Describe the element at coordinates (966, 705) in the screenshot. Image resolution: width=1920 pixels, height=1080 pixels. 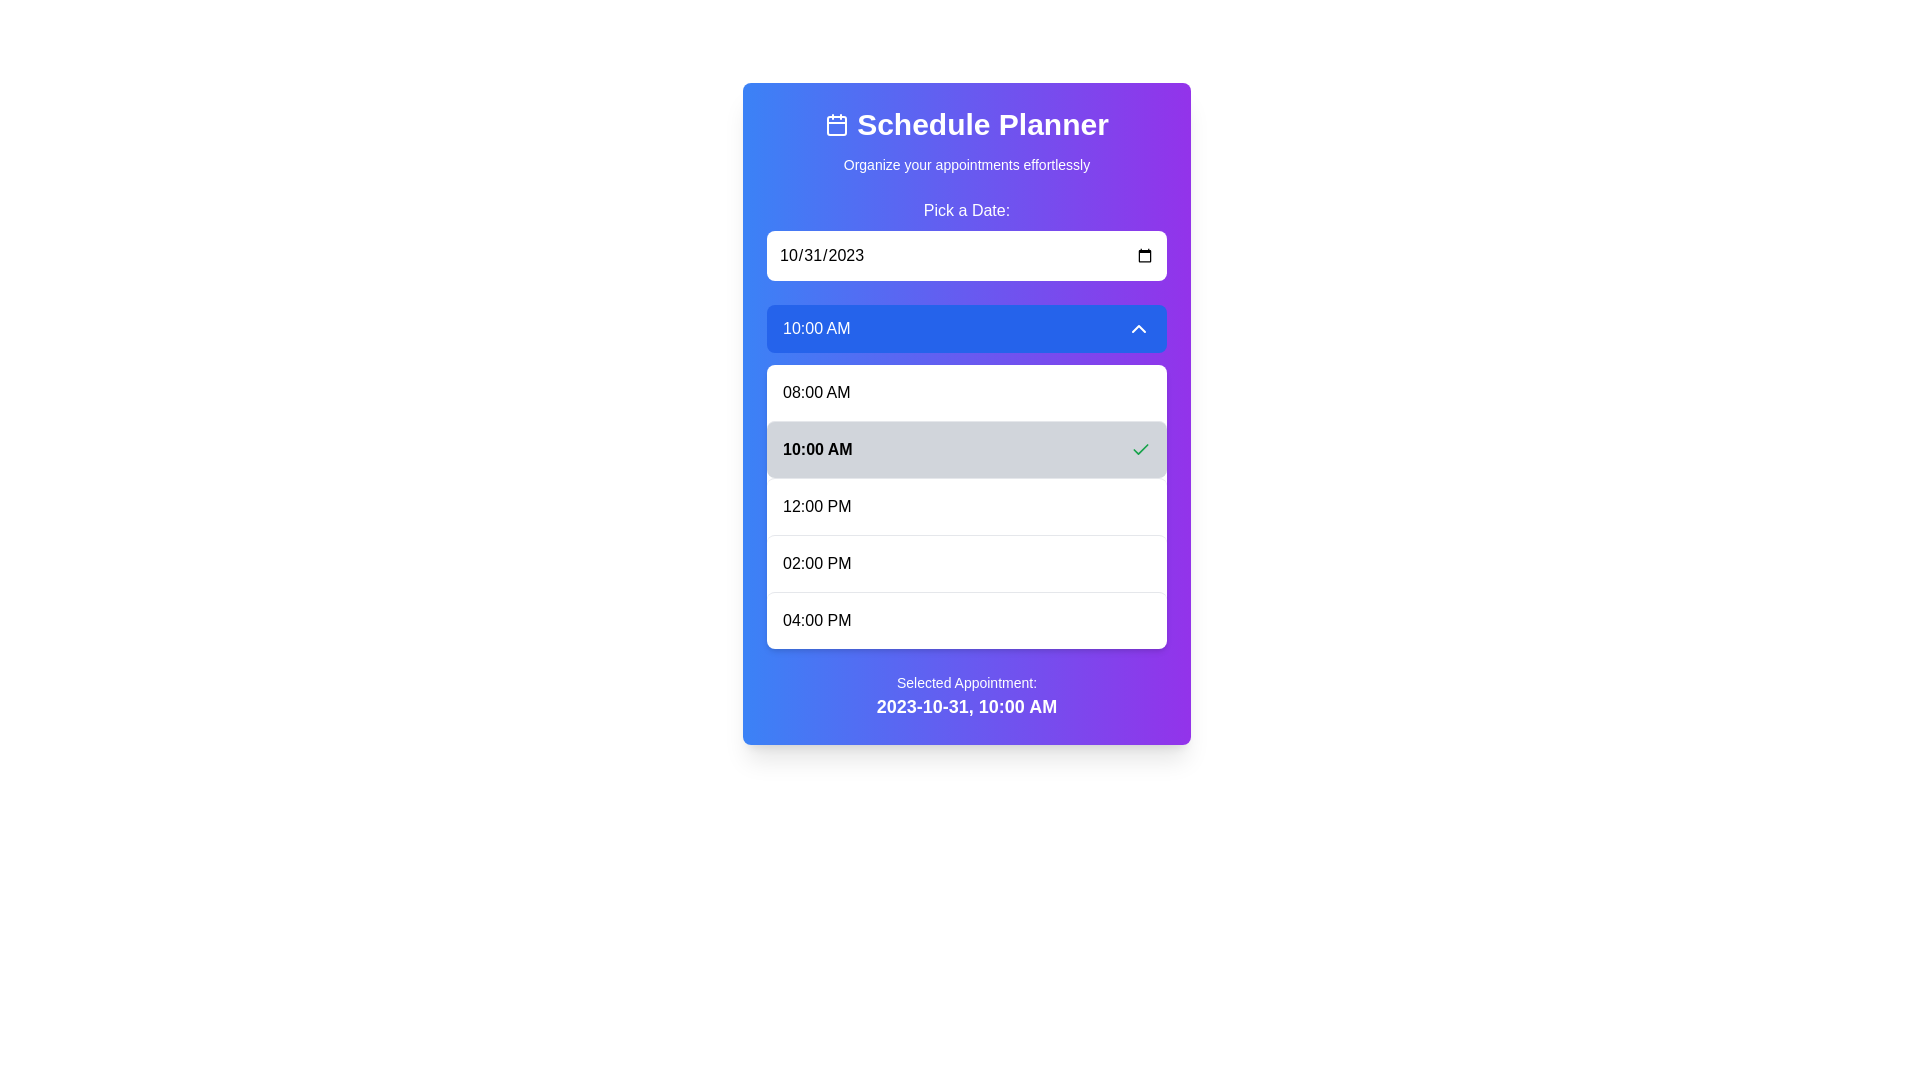
I see `the Text label displaying the selected appointment date and time located within the 'Selected Appointment:' section at the bottom of the interface` at that location.